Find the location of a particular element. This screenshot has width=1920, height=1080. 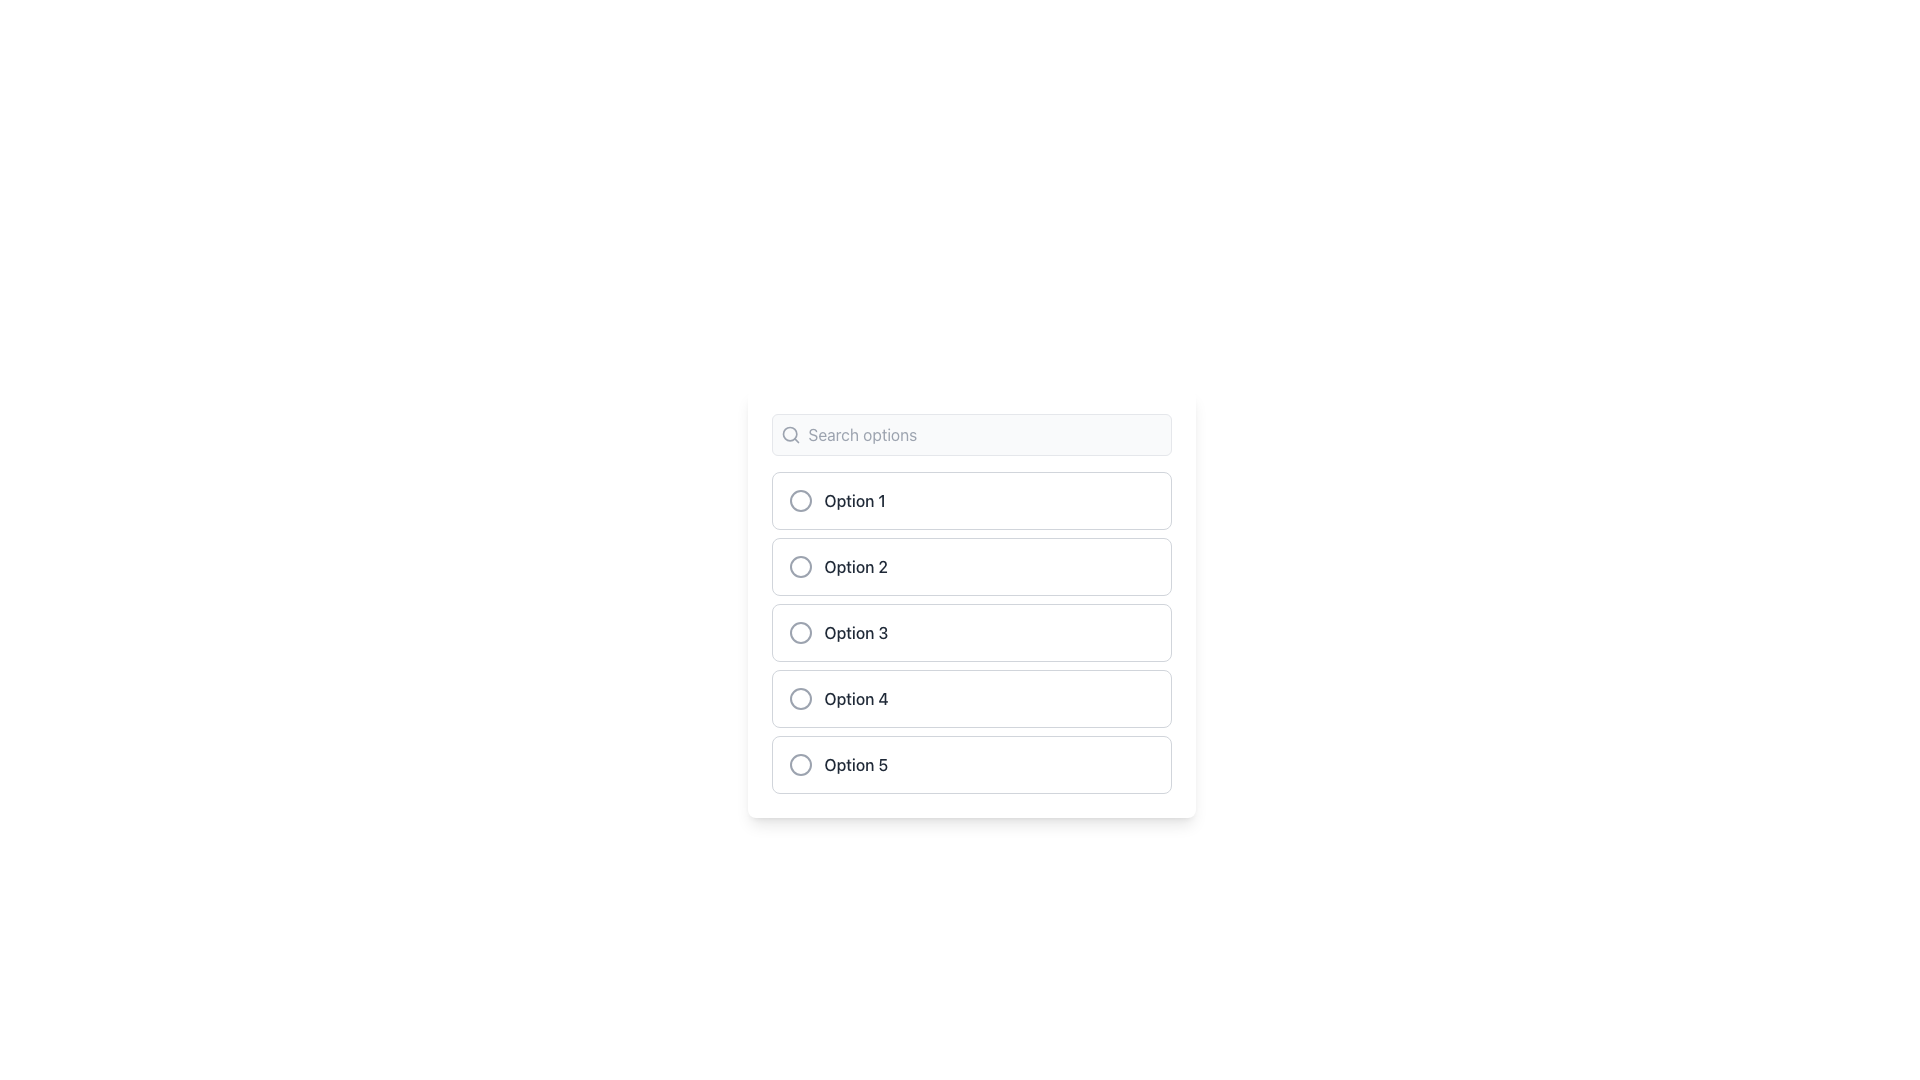

the unselected radio button is located at coordinates (800, 764).